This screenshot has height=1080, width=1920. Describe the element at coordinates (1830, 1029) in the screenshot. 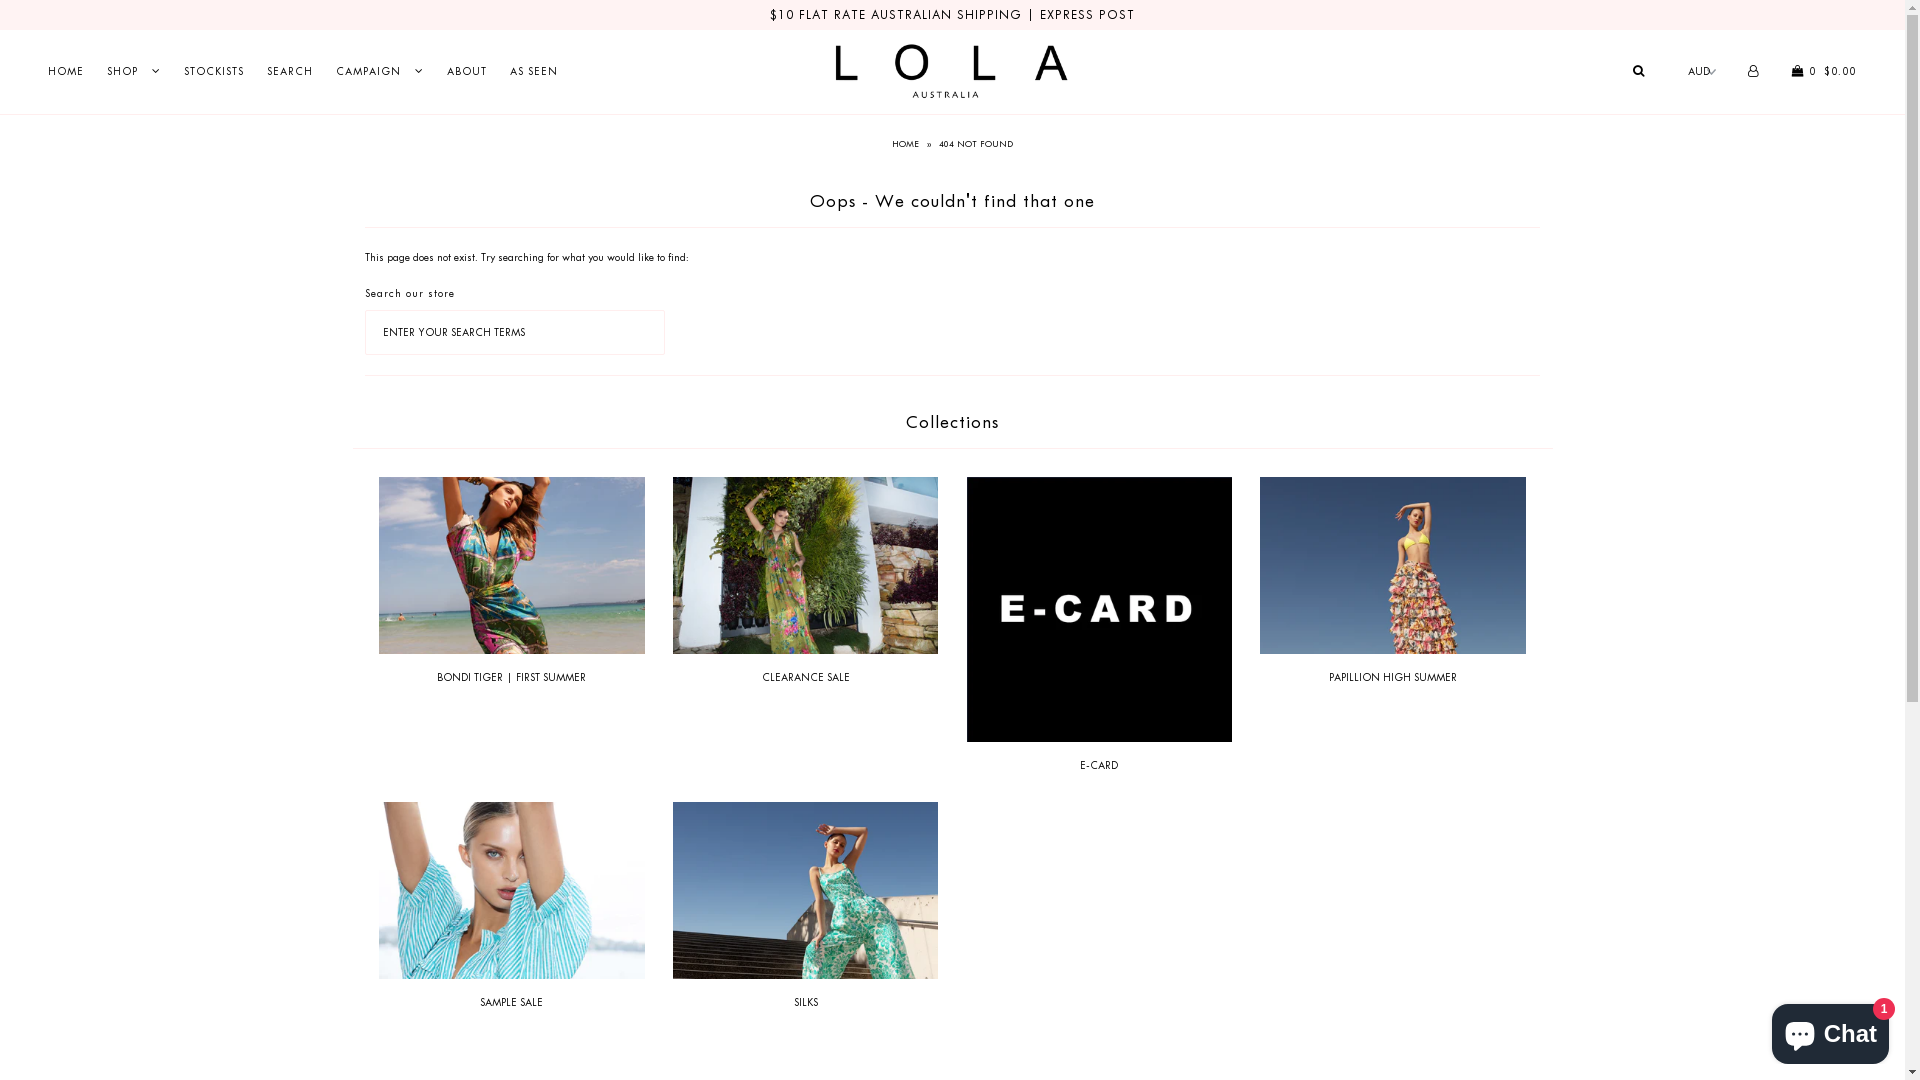

I see `'Shopify online store chat'` at that location.